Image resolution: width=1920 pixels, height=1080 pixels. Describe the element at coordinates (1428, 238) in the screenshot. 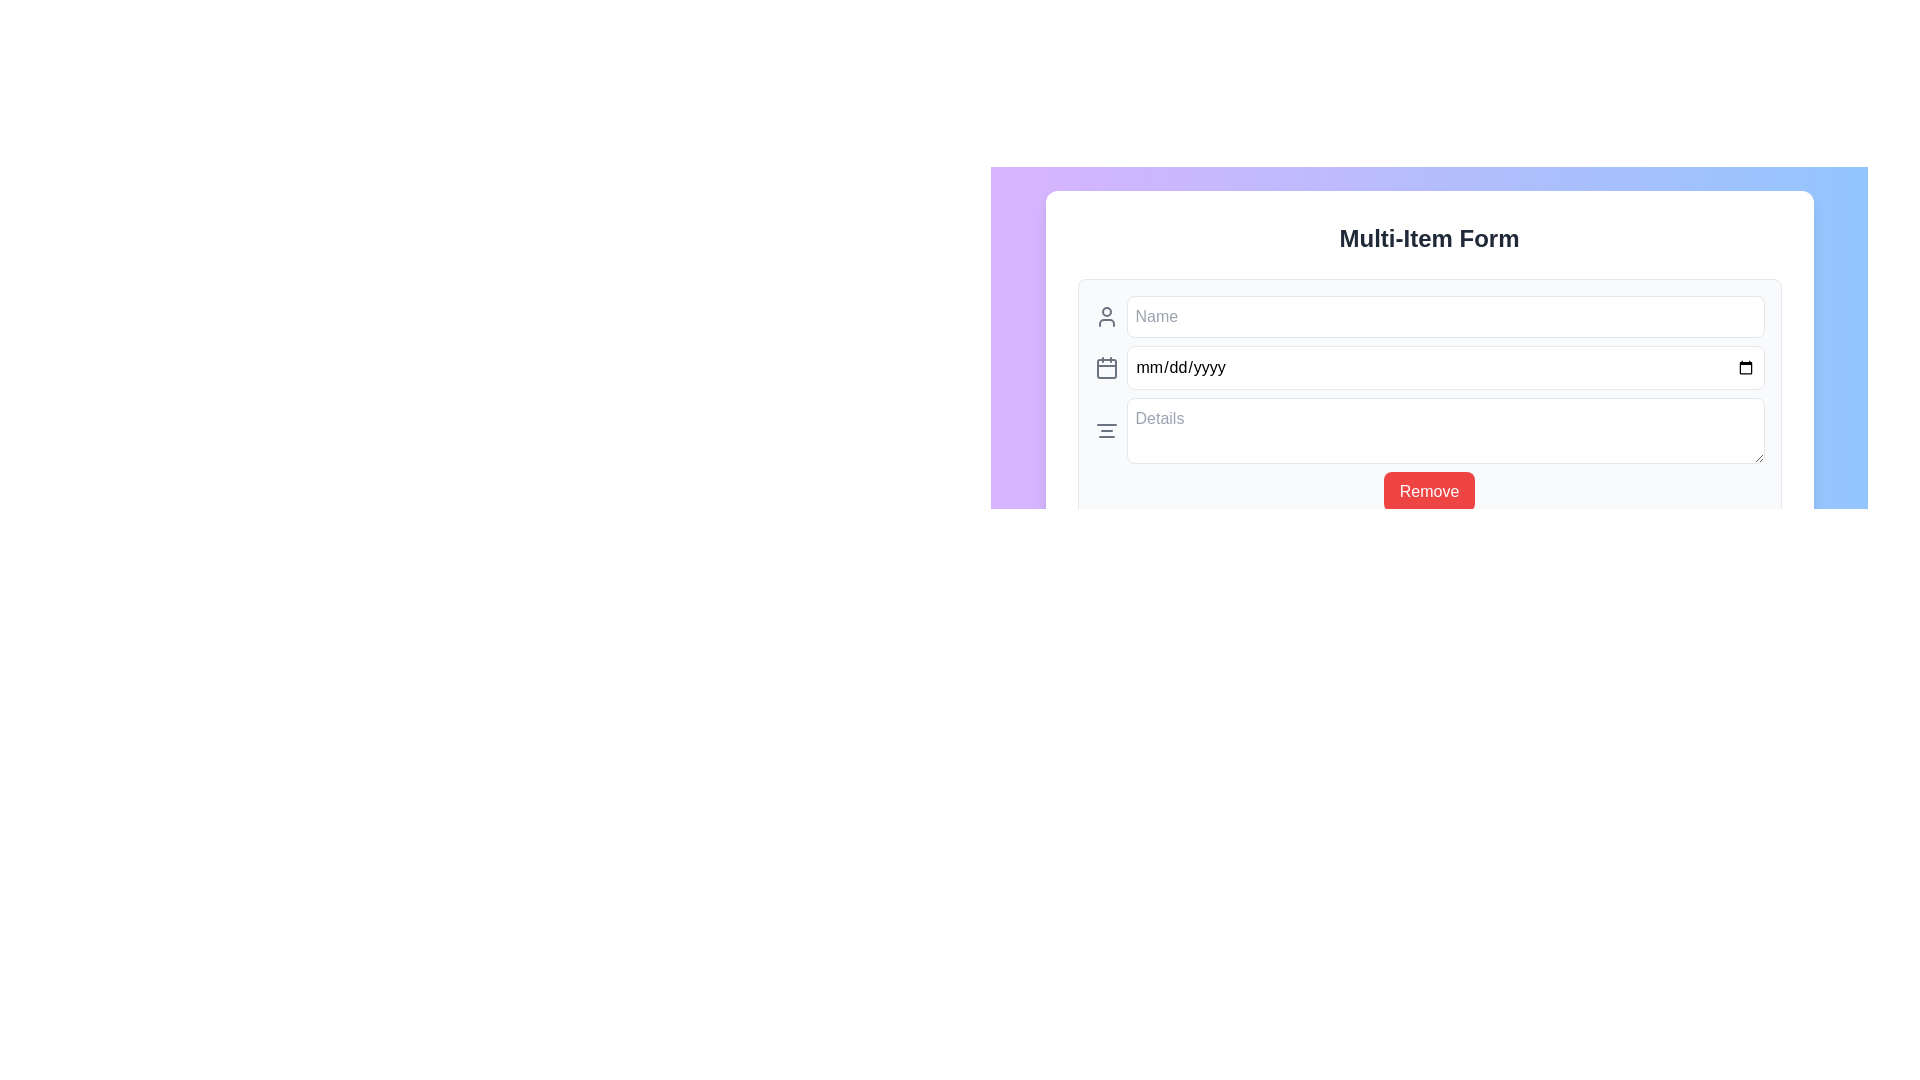

I see `the text label at the top of the form to interact with potential tooltips` at that location.